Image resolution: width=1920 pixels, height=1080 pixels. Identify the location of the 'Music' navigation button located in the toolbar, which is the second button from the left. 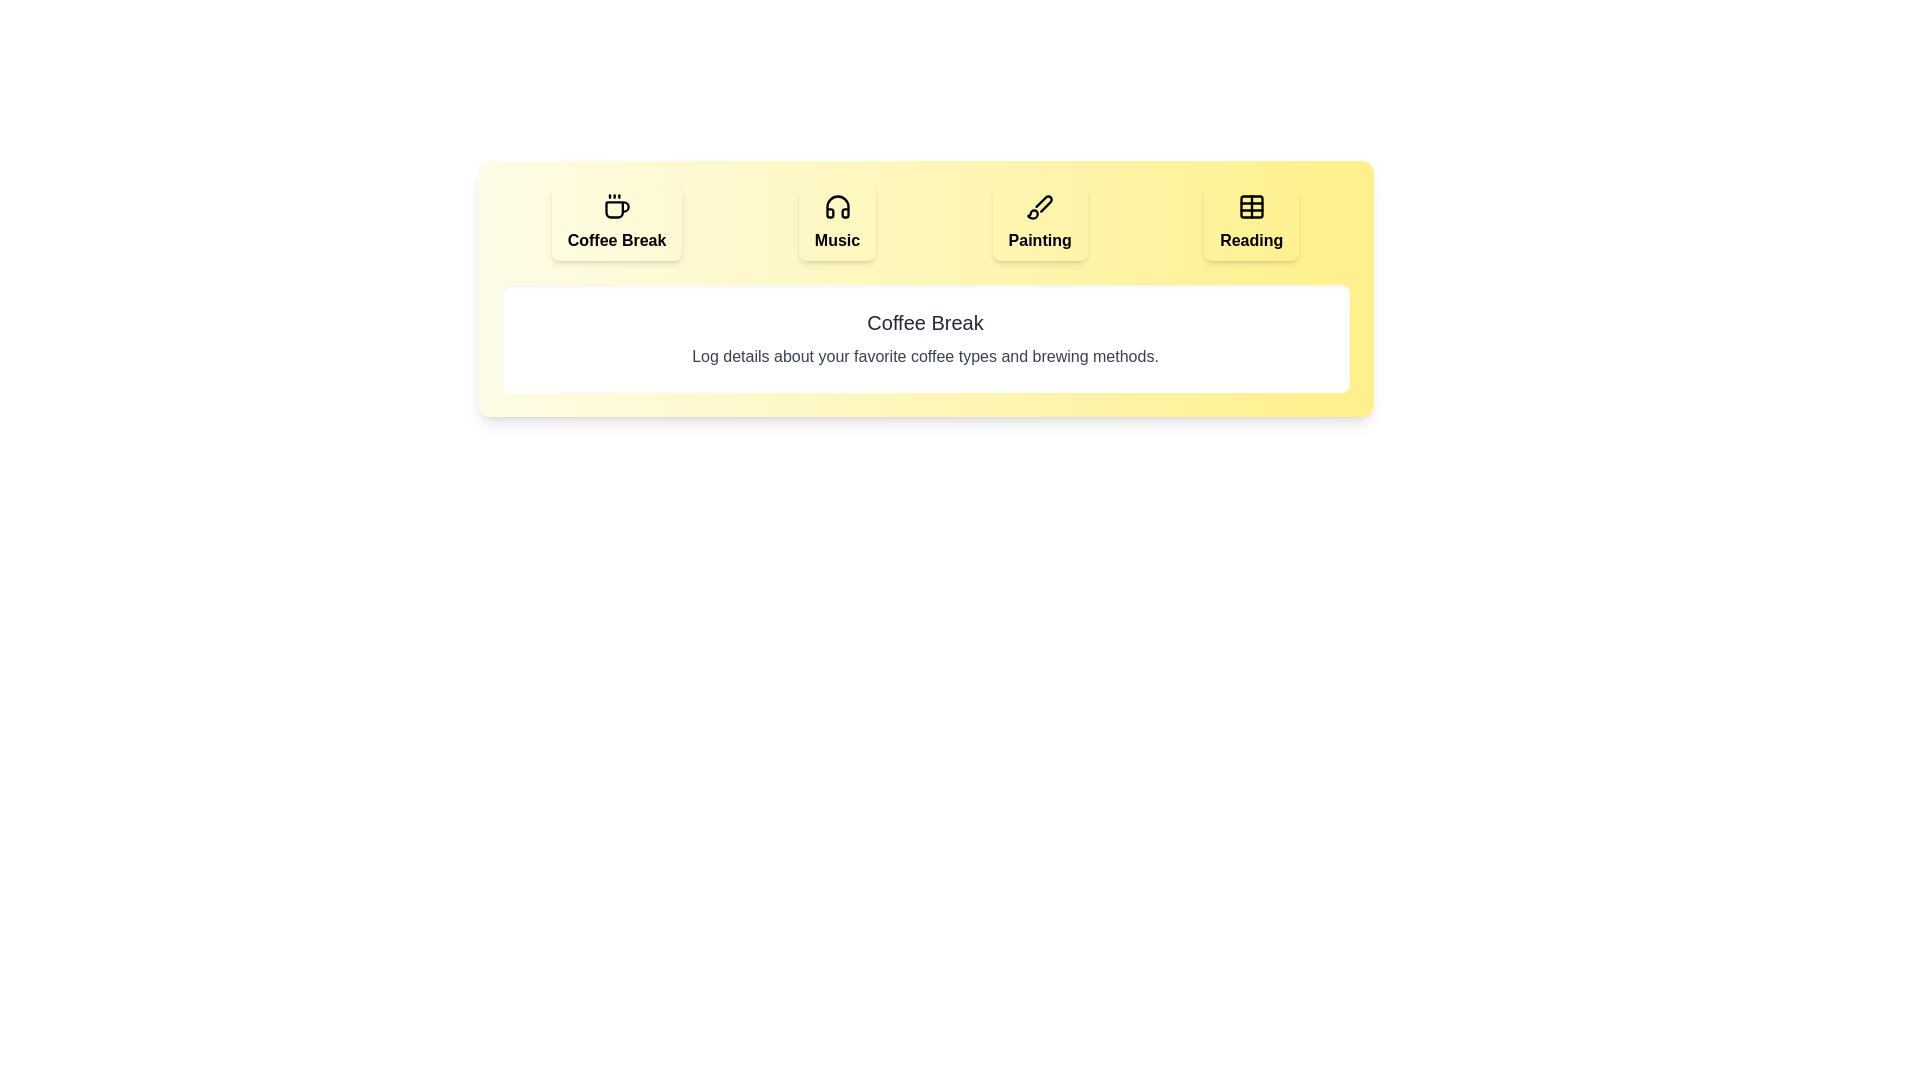
(837, 223).